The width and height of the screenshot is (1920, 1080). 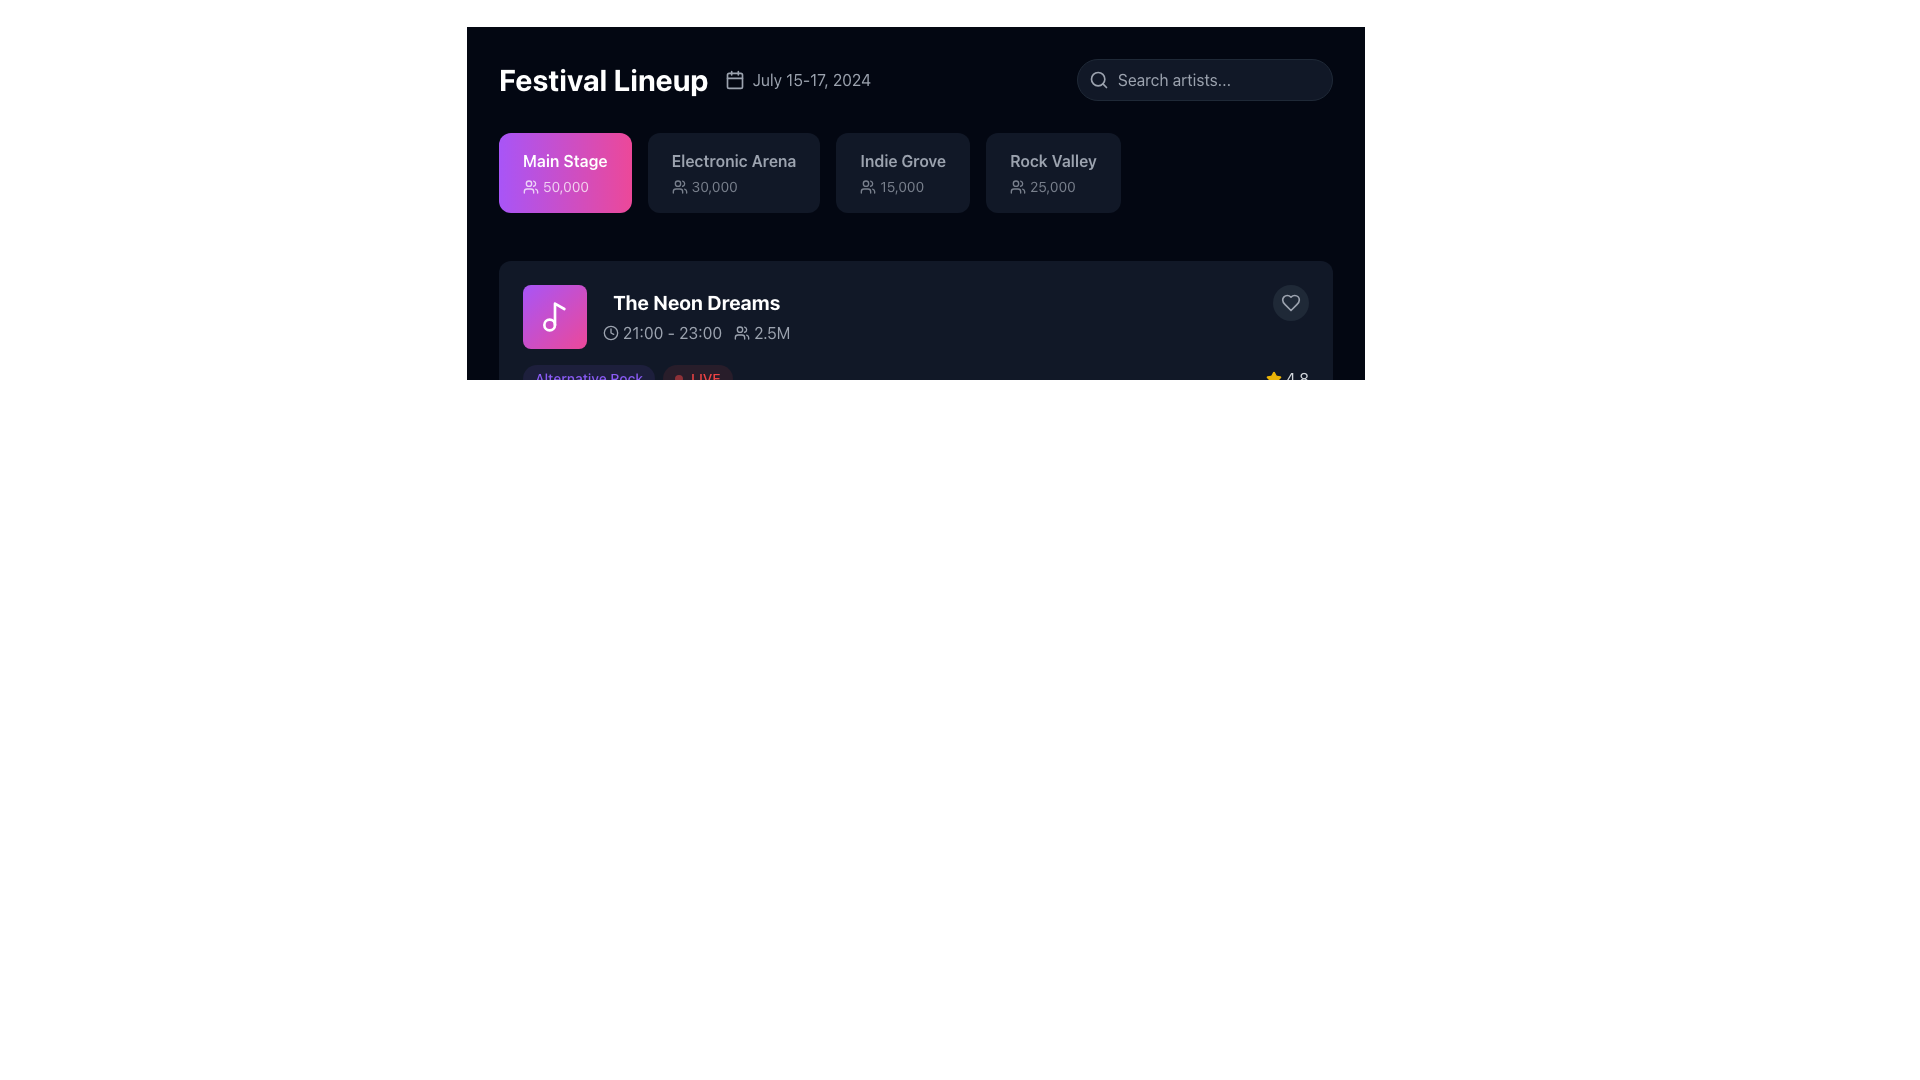 I want to click on the static text element displaying 'Festival Lineup' with the associated calendar icon and date 'July 15-17, 2024' on a dark background, so click(x=685, y=79).